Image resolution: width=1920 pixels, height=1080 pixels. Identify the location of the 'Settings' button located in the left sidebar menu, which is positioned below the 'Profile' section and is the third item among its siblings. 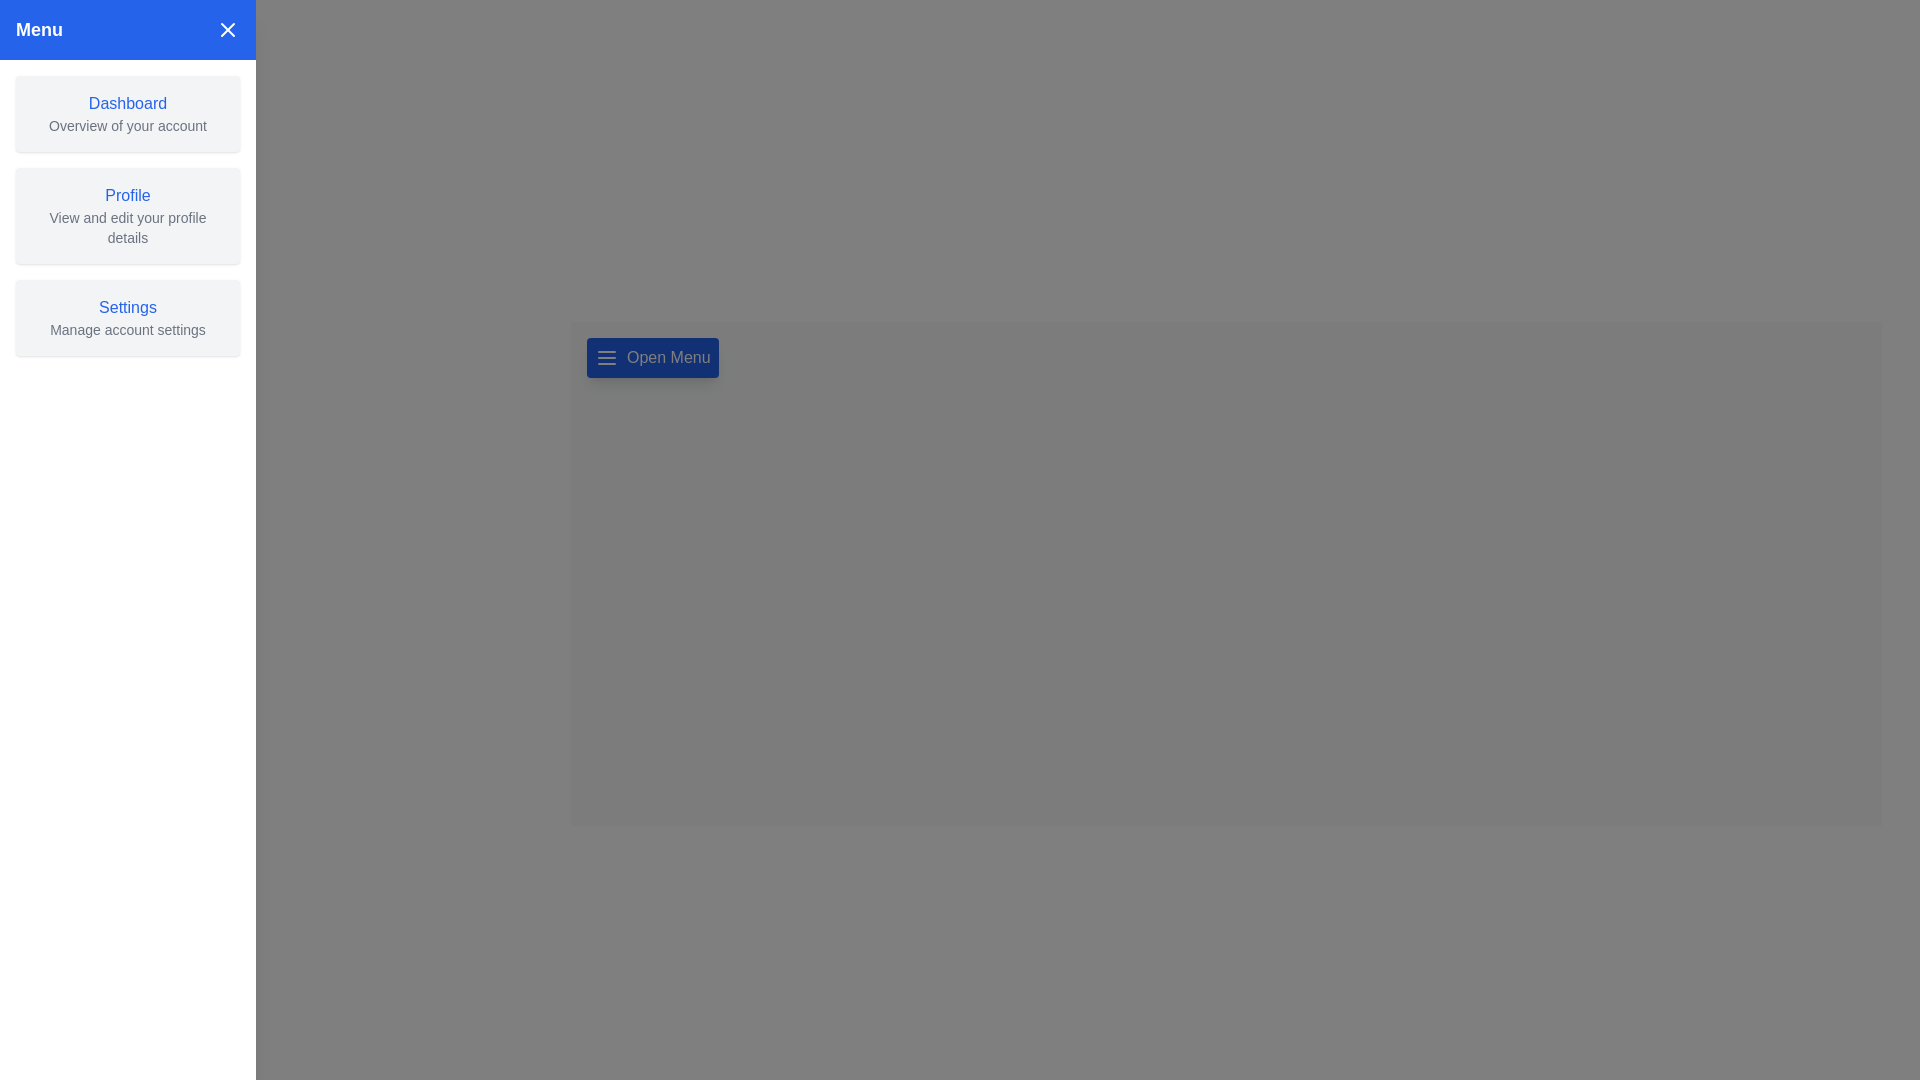
(127, 316).